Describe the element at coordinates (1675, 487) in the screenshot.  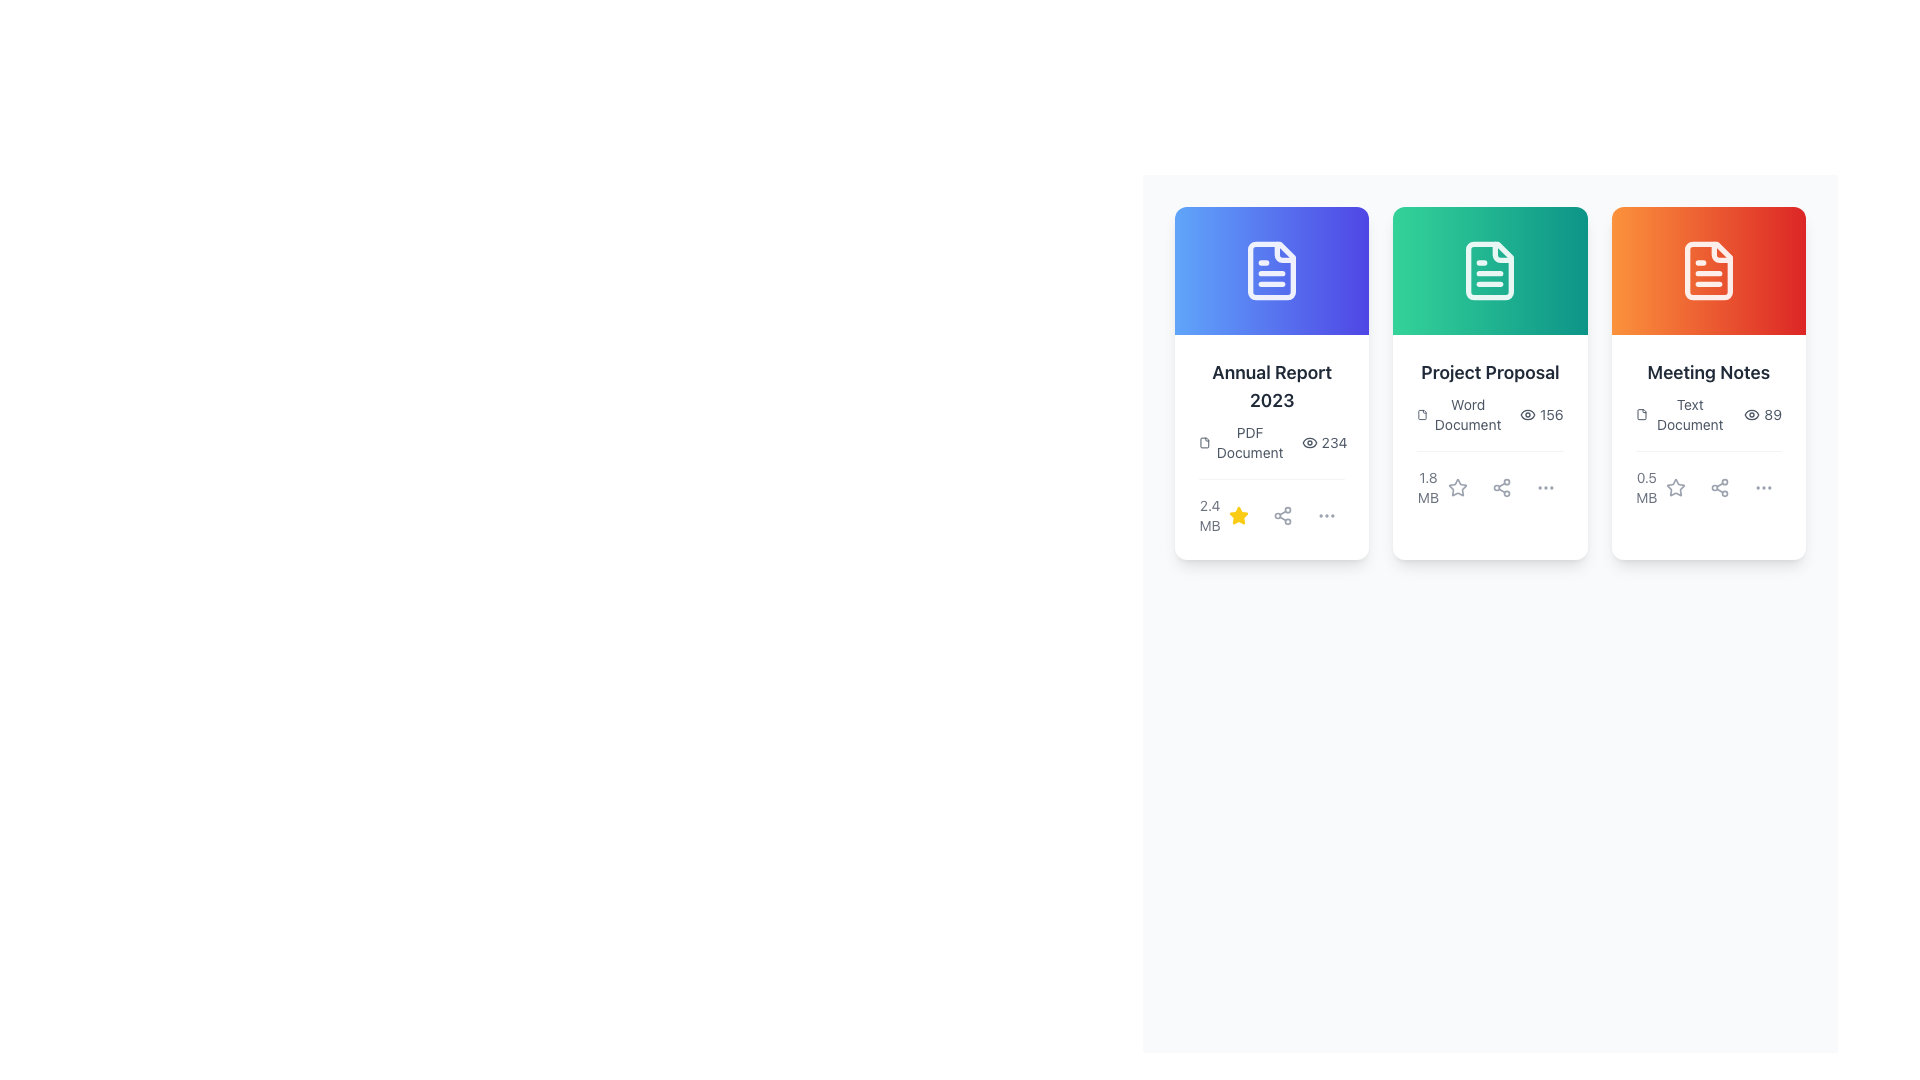
I see `the hollow gray star icon located within the 'Meeting Notes' card` at that location.